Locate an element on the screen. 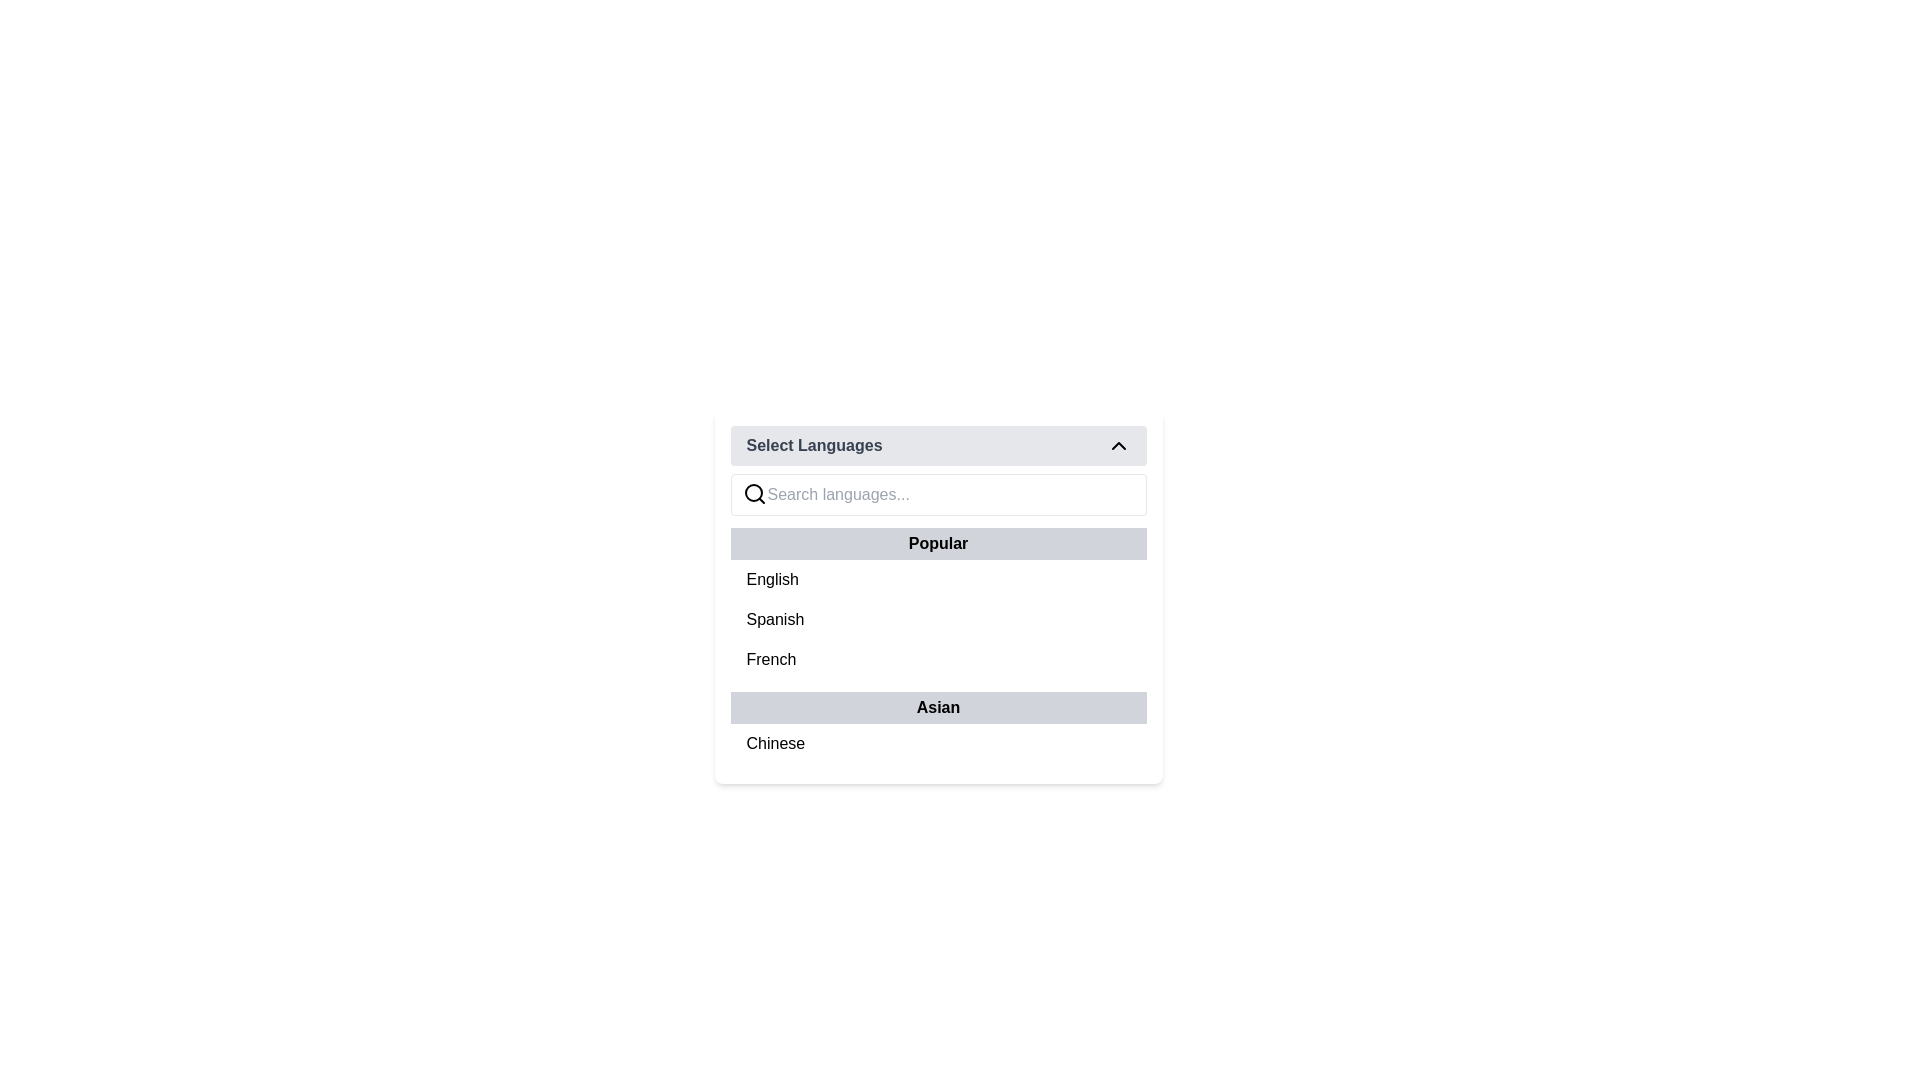  the upward-pointing chevron icon located in the top-right corner of the 'Select Languages' button is located at coordinates (1117, 445).